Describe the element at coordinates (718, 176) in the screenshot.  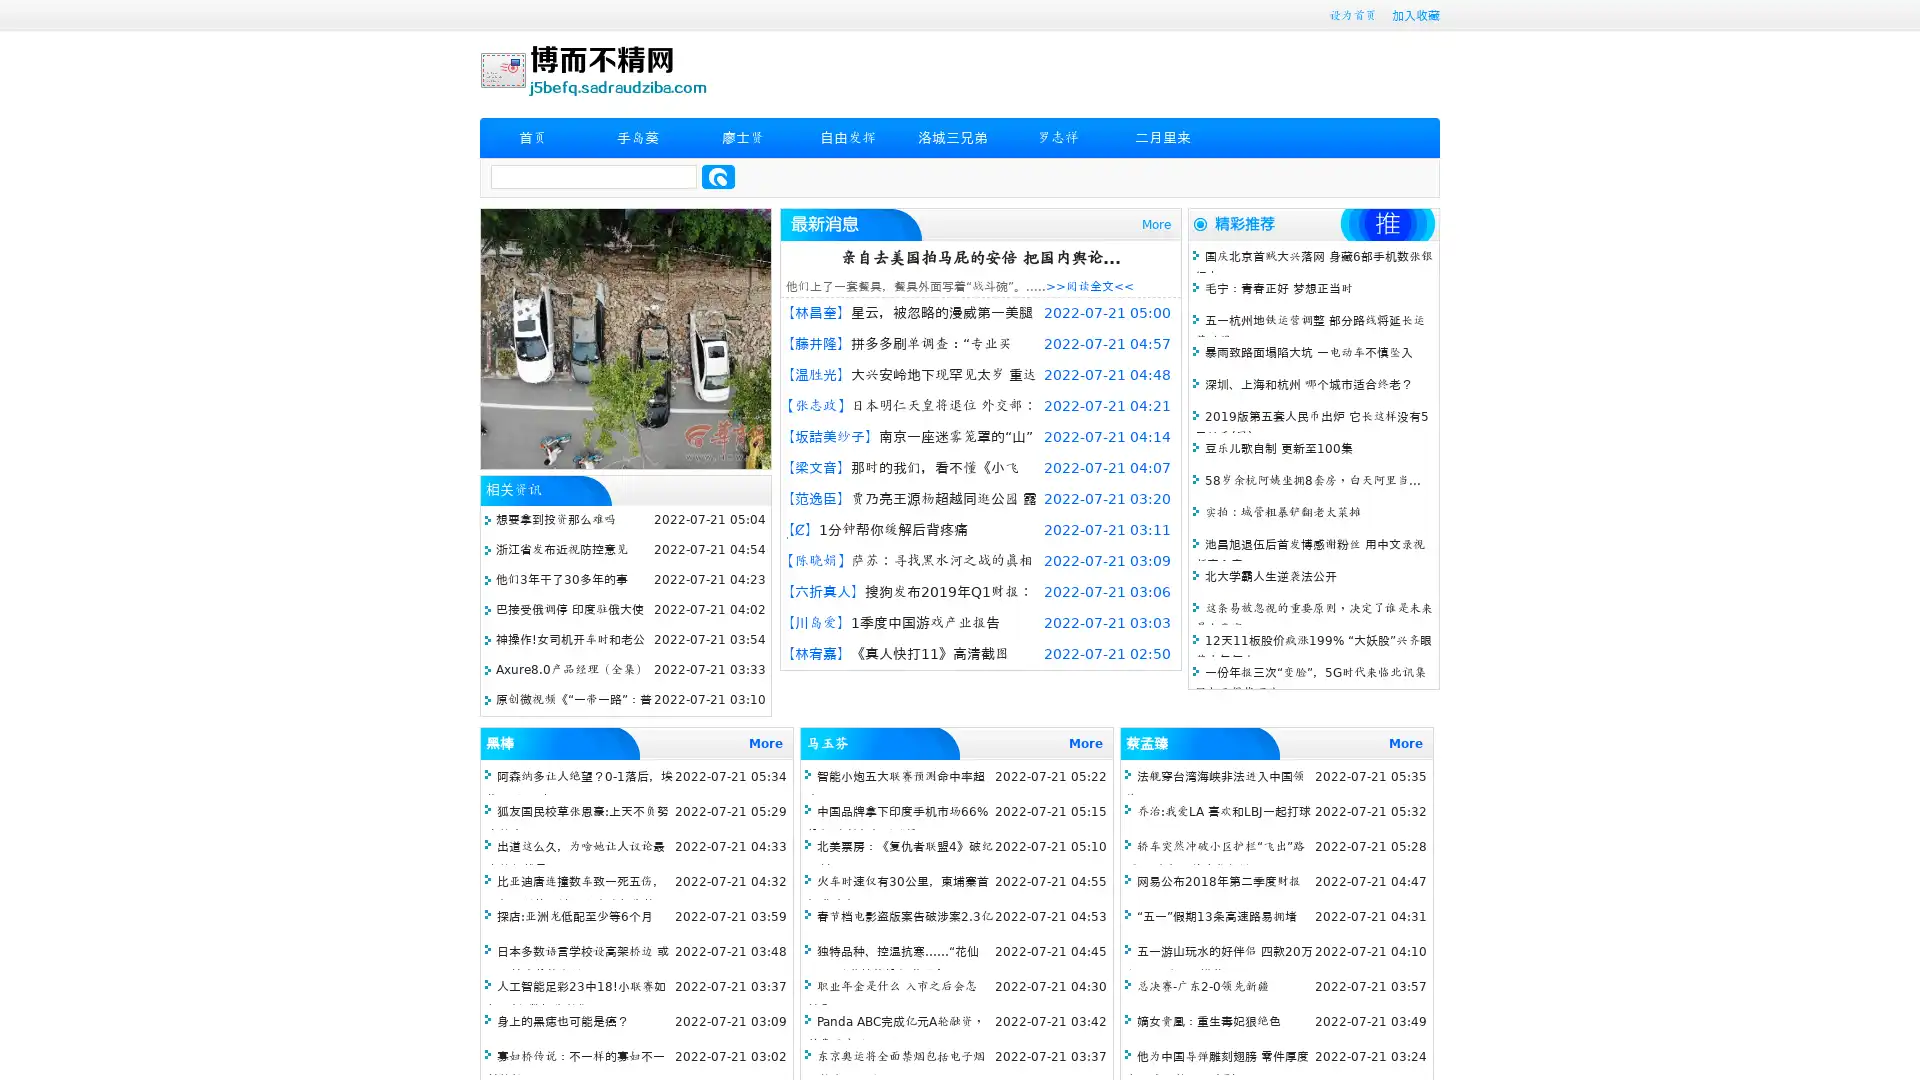
I see `Search` at that location.